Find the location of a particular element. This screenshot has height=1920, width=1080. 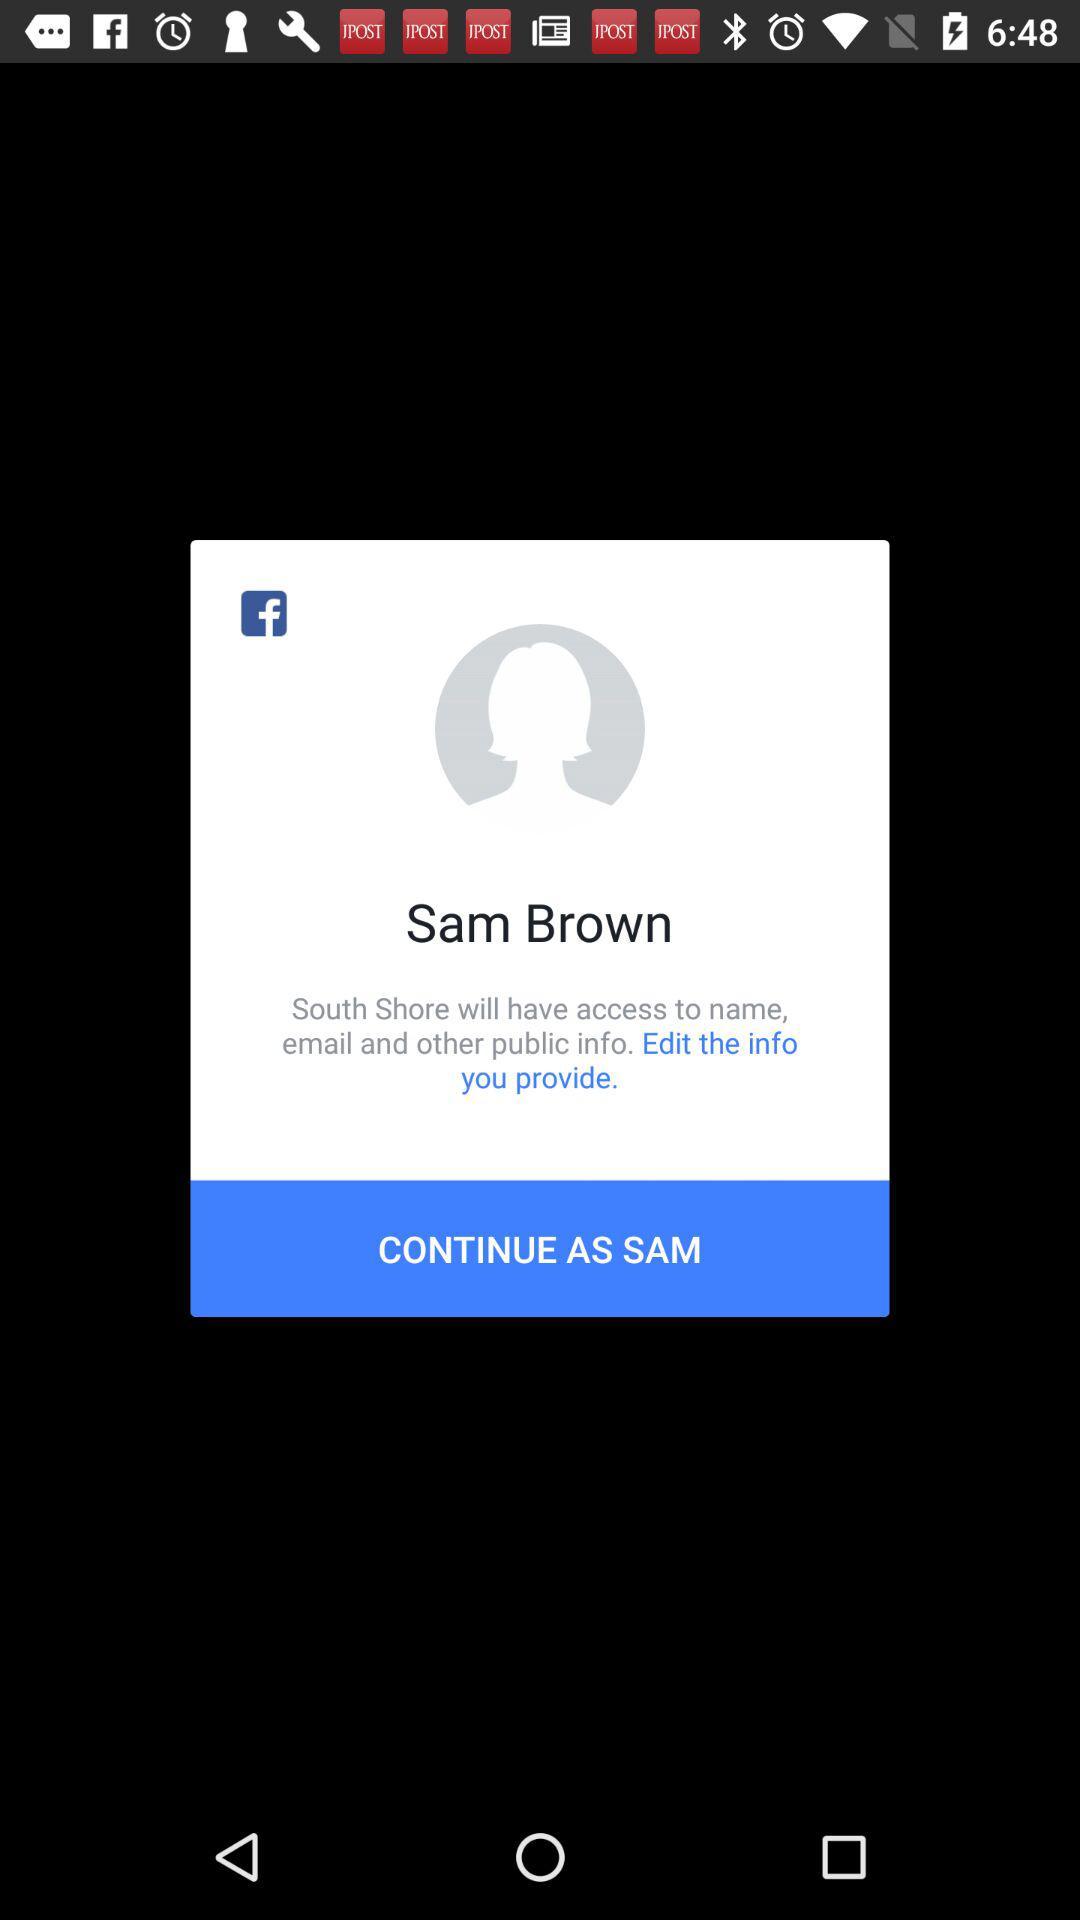

continue as sam is located at coordinates (540, 1247).